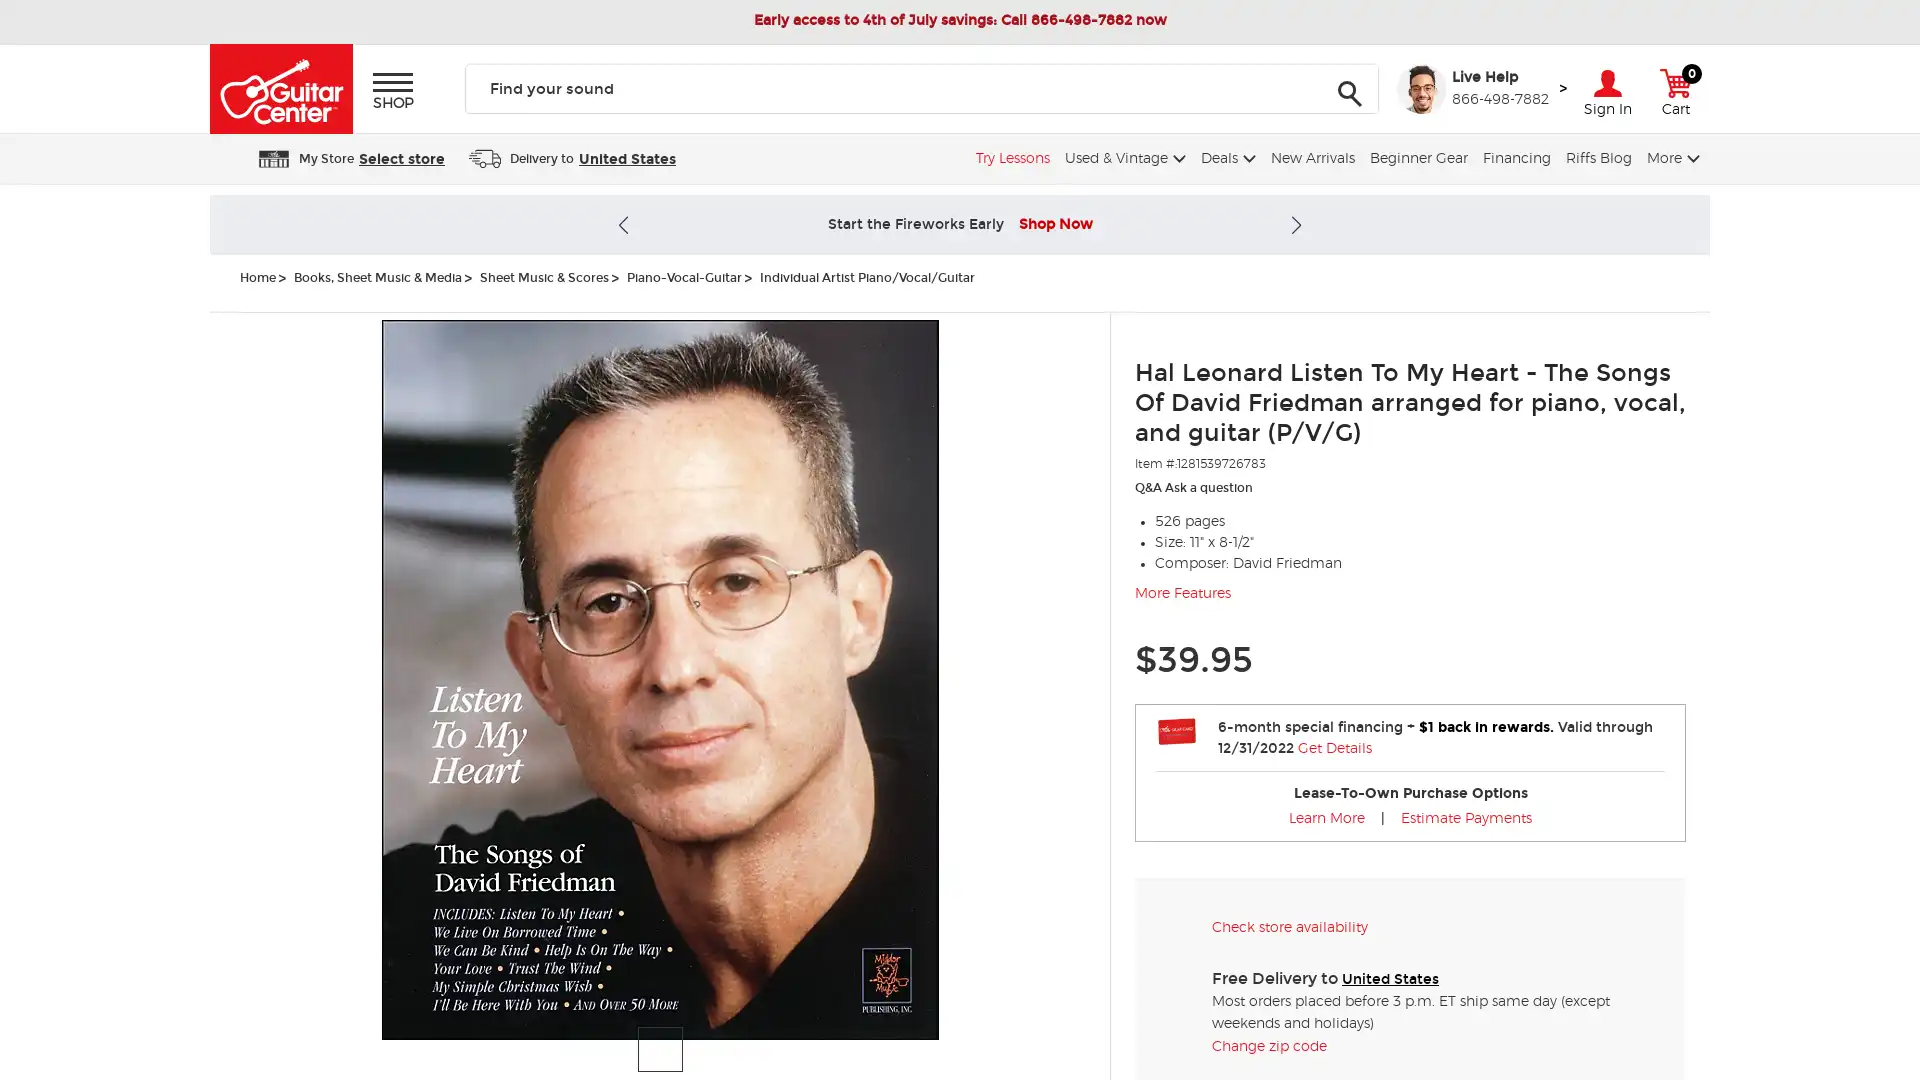 Image resolution: width=1920 pixels, height=1080 pixels. I want to click on Try Lessons, so click(1010, 157).